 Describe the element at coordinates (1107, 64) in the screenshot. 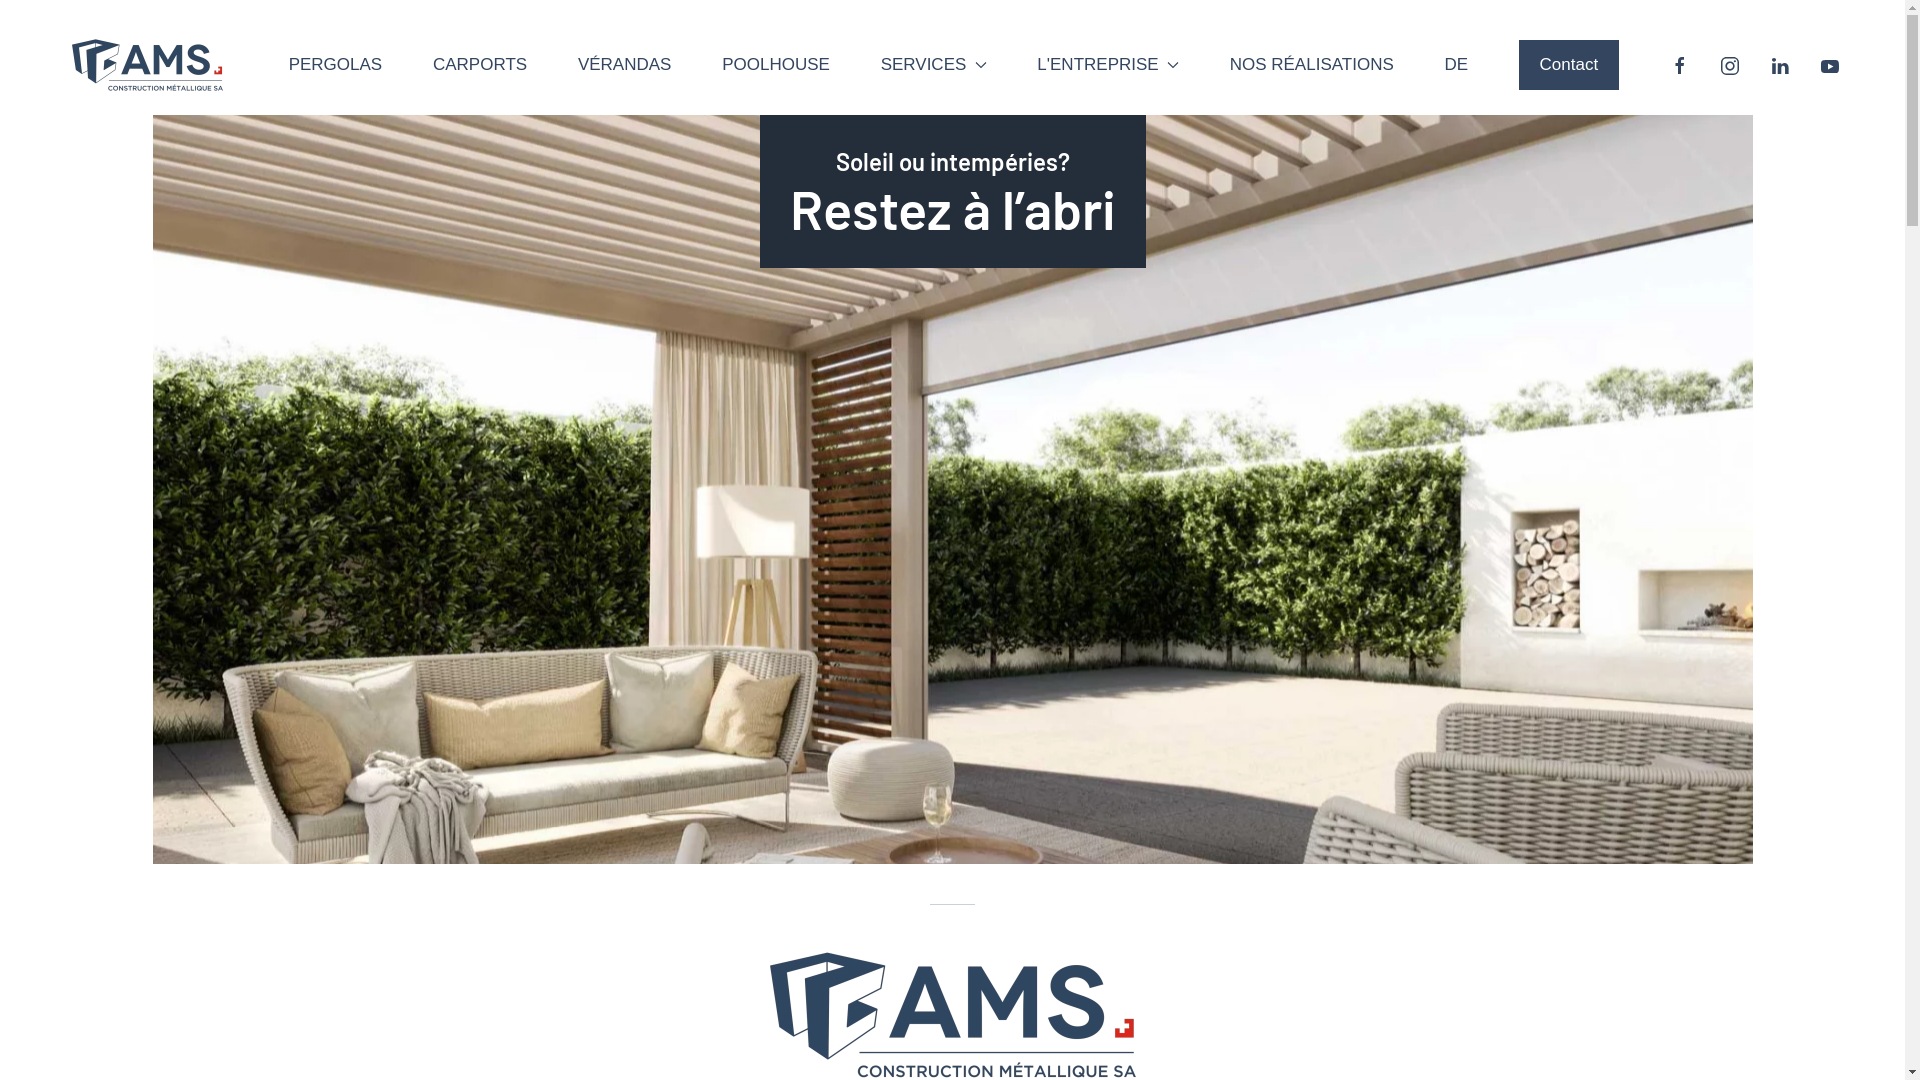

I see `'L'ENTREPRISE'` at that location.